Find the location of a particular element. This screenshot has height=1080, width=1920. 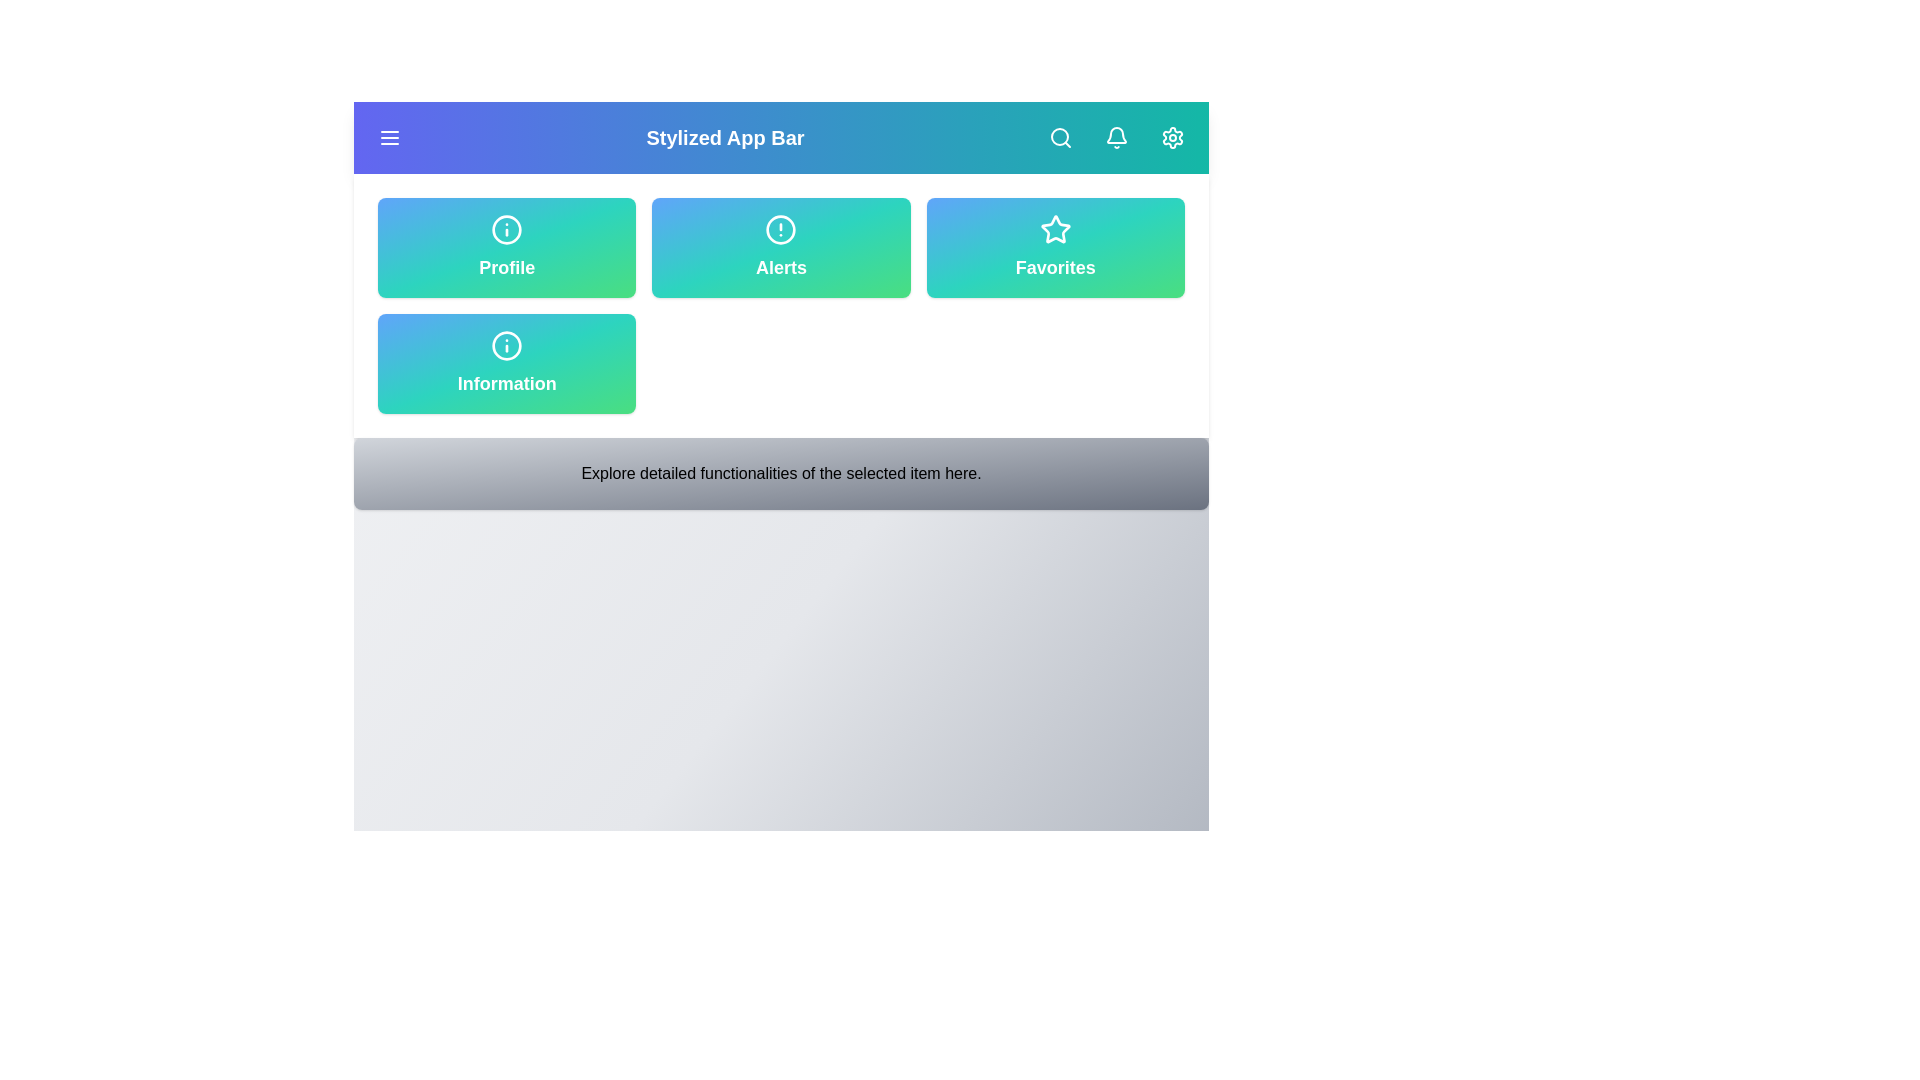

the 'Profile' button to select it is located at coordinates (507, 246).